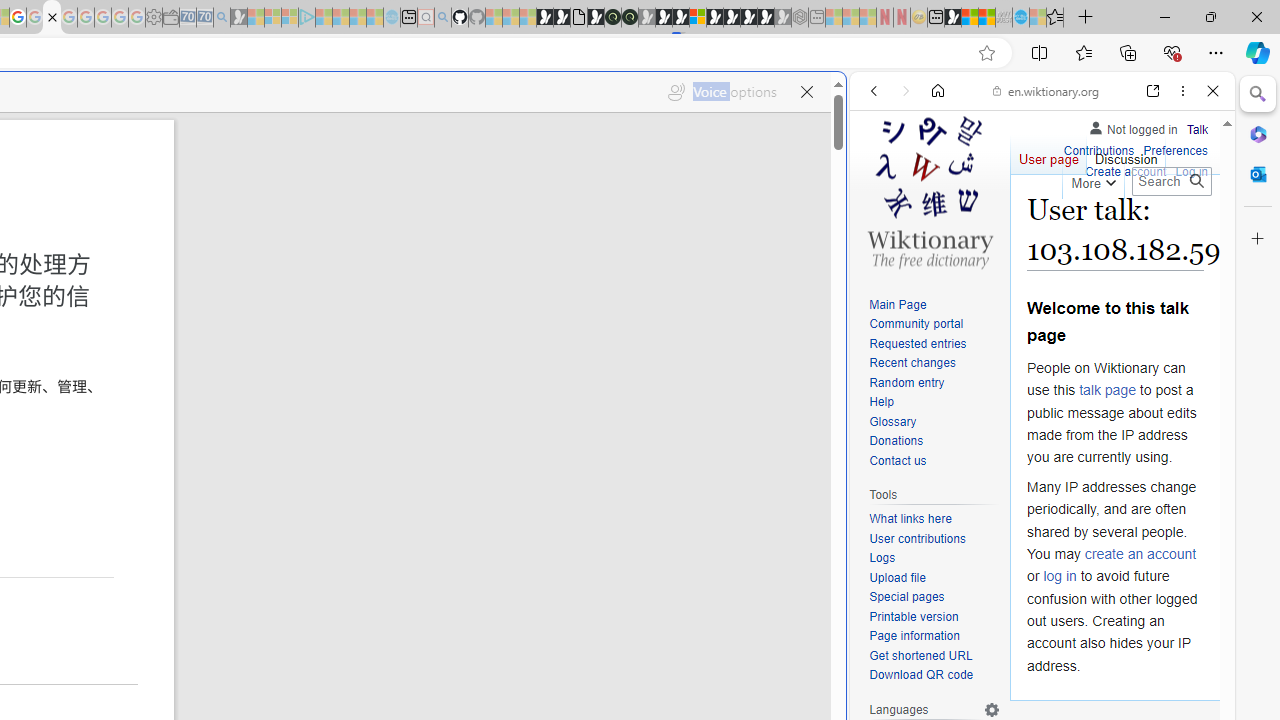 The height and width of the screenshot is (720, 1280). What do you see at coordinates (934, 403) in the screenshot?
I see `'Help'` at bounding box center [934, 403].